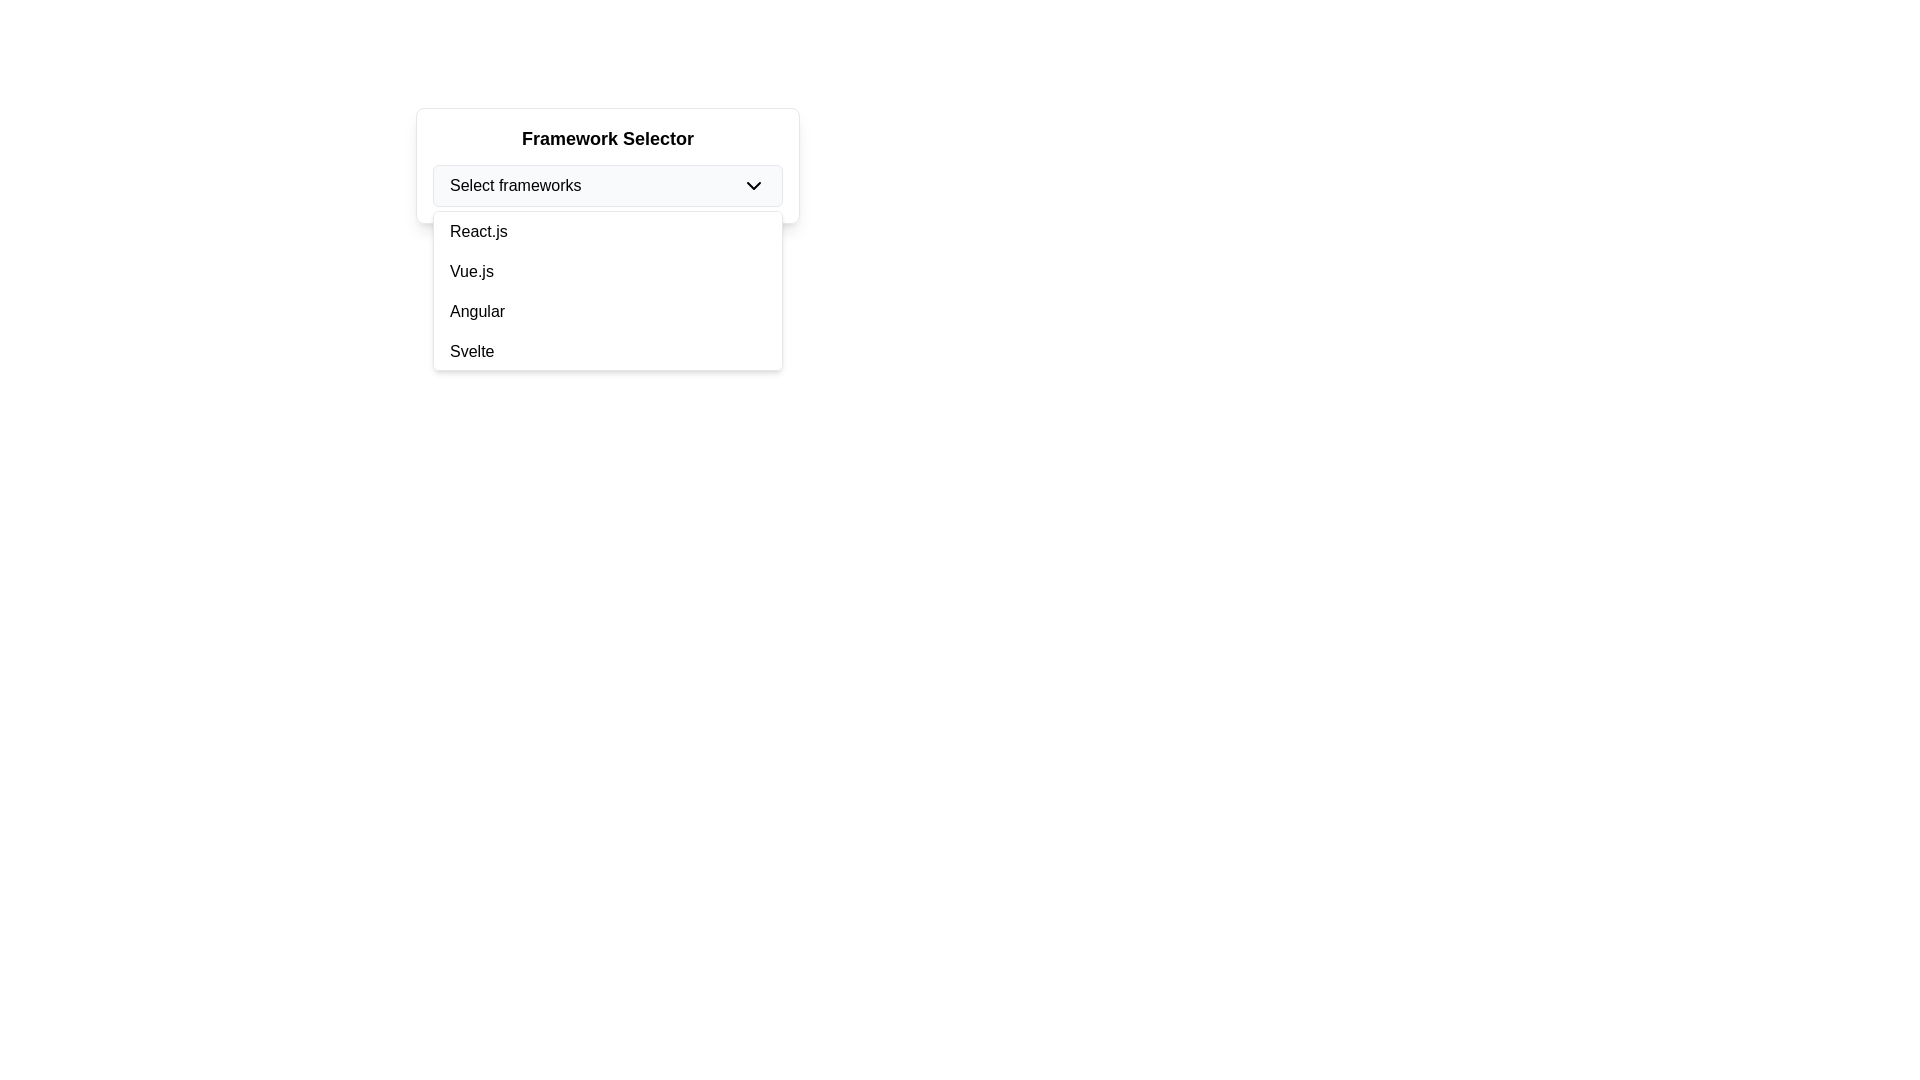 Image resolution: width=1920 pixels, height=1080 pixels. I want to click on the second option in the dropdown menu for 'Vue.js' within the 'Framework Selector' section, so click(607, 272).